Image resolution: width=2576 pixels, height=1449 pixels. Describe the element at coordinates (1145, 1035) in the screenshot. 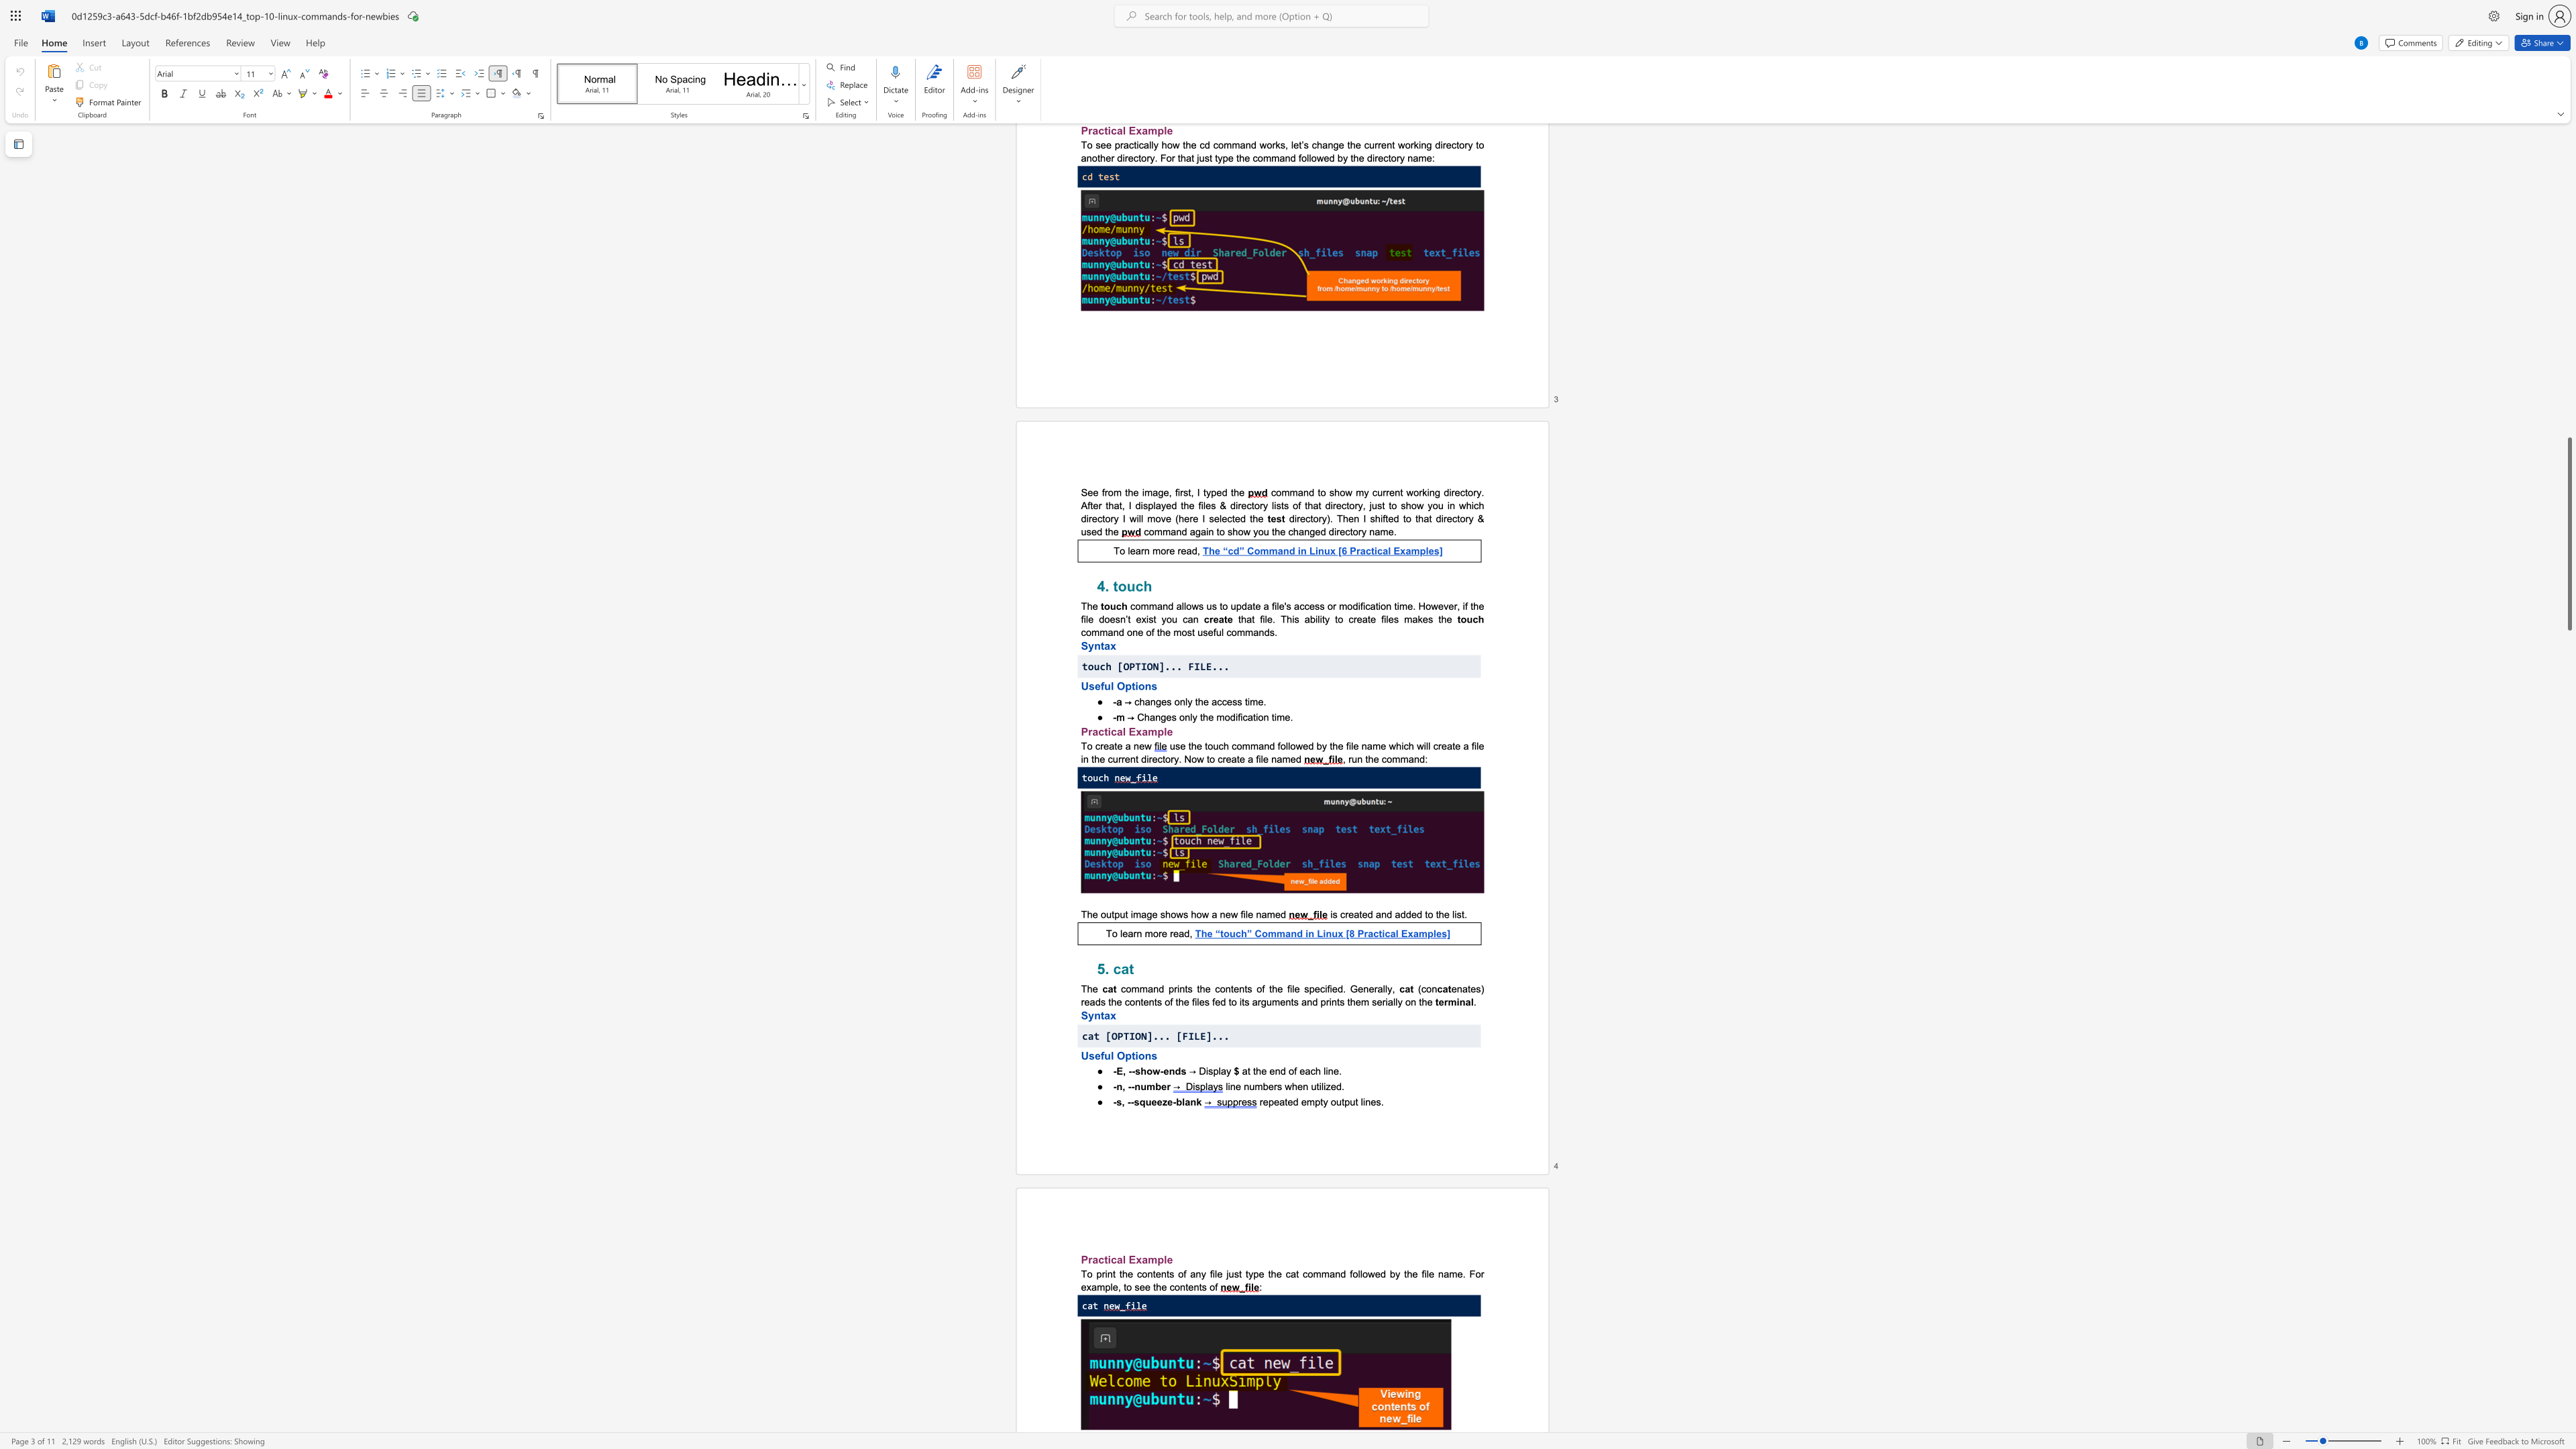

I see `the subset text "]... [FILE]." within the text "cat [OPTION]... [FILE]..."` at that location.